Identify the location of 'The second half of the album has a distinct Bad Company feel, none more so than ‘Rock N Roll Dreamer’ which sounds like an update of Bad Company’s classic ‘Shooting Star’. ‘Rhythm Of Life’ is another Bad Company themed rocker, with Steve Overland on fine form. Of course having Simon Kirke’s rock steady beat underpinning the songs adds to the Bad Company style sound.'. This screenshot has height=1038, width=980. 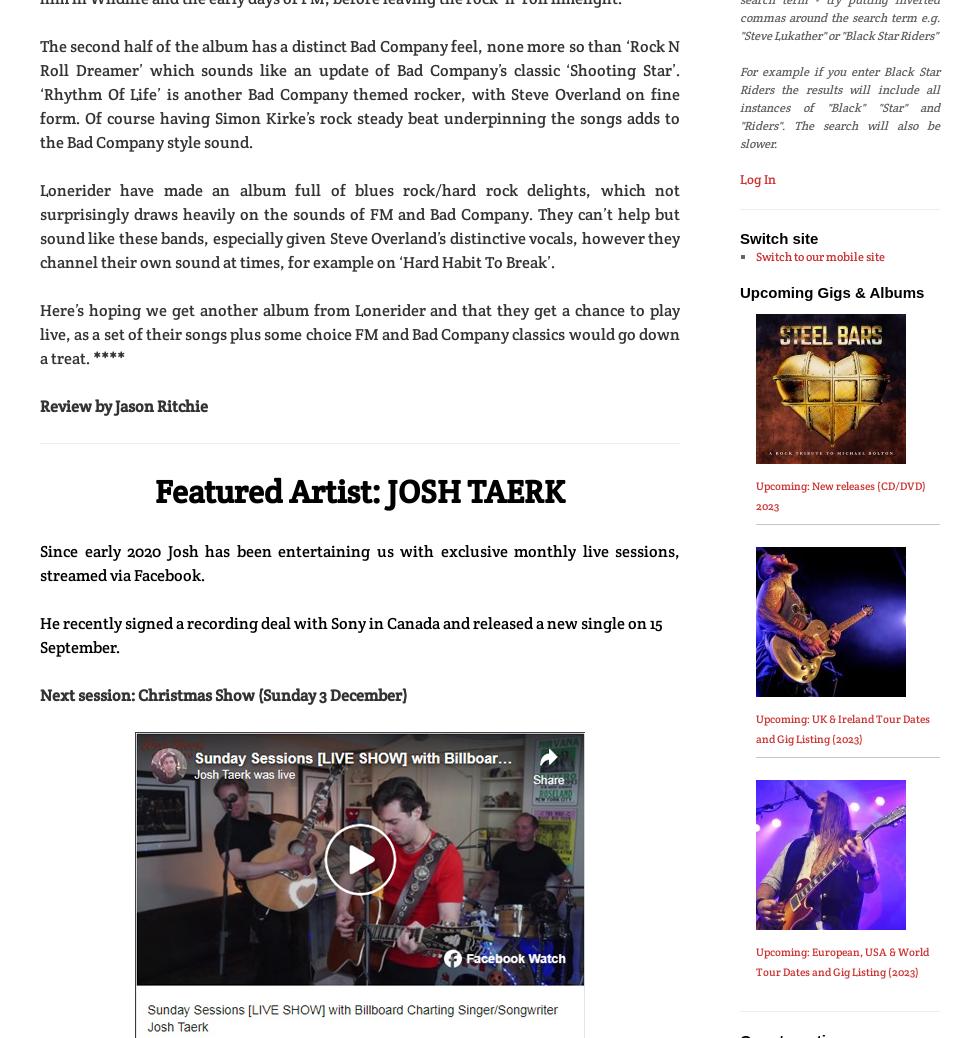
(39, 93).